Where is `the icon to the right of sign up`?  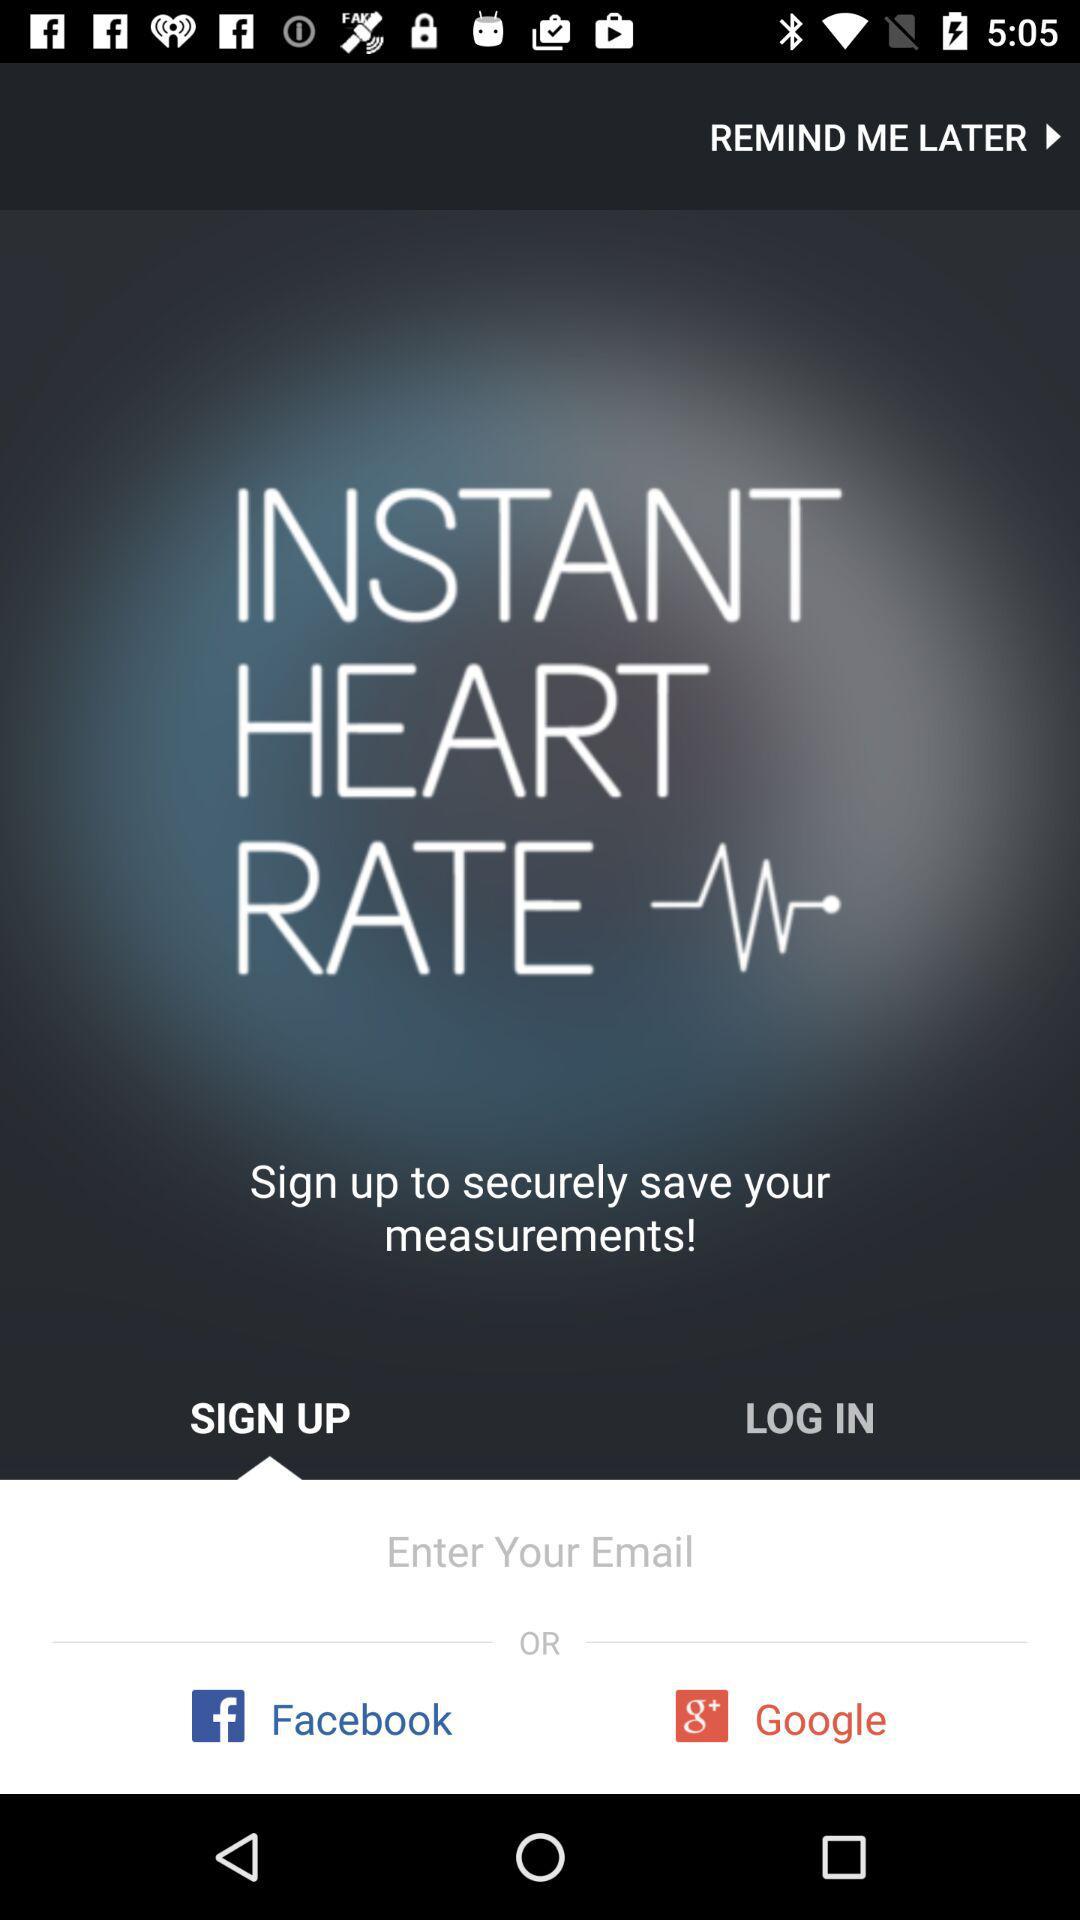
the icon to the right of sign up is located at coordinates (810, 1415).